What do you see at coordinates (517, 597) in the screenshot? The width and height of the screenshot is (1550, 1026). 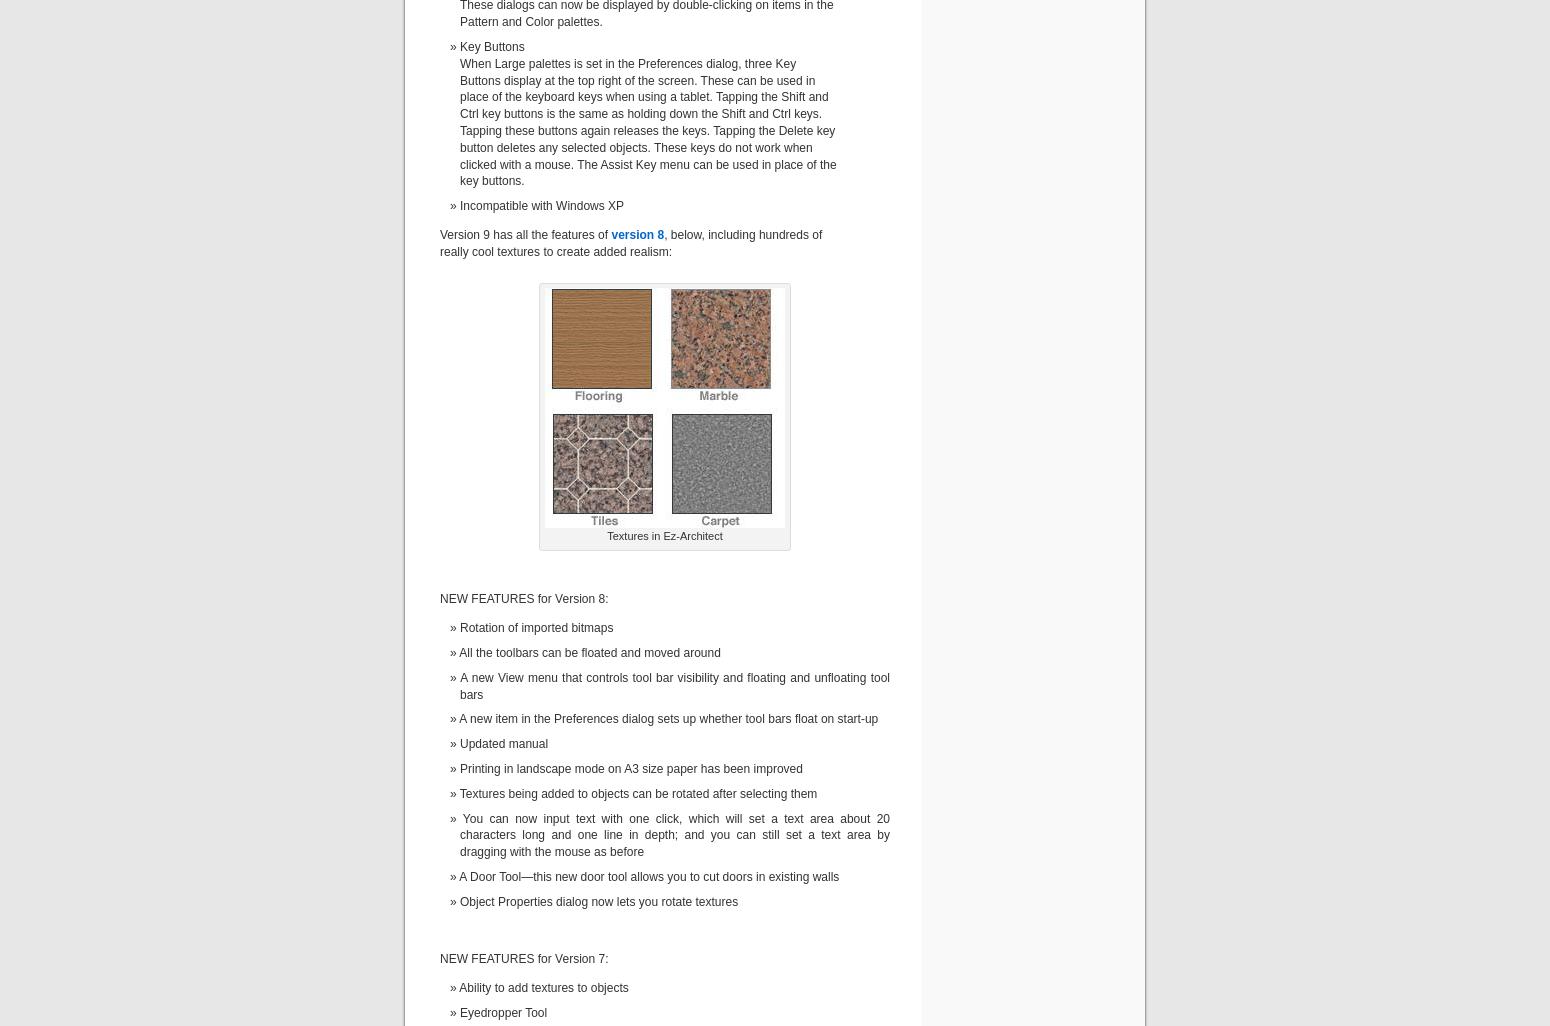 I see `'NEW FEATURES for Version'` at bounding box center [517, 597].